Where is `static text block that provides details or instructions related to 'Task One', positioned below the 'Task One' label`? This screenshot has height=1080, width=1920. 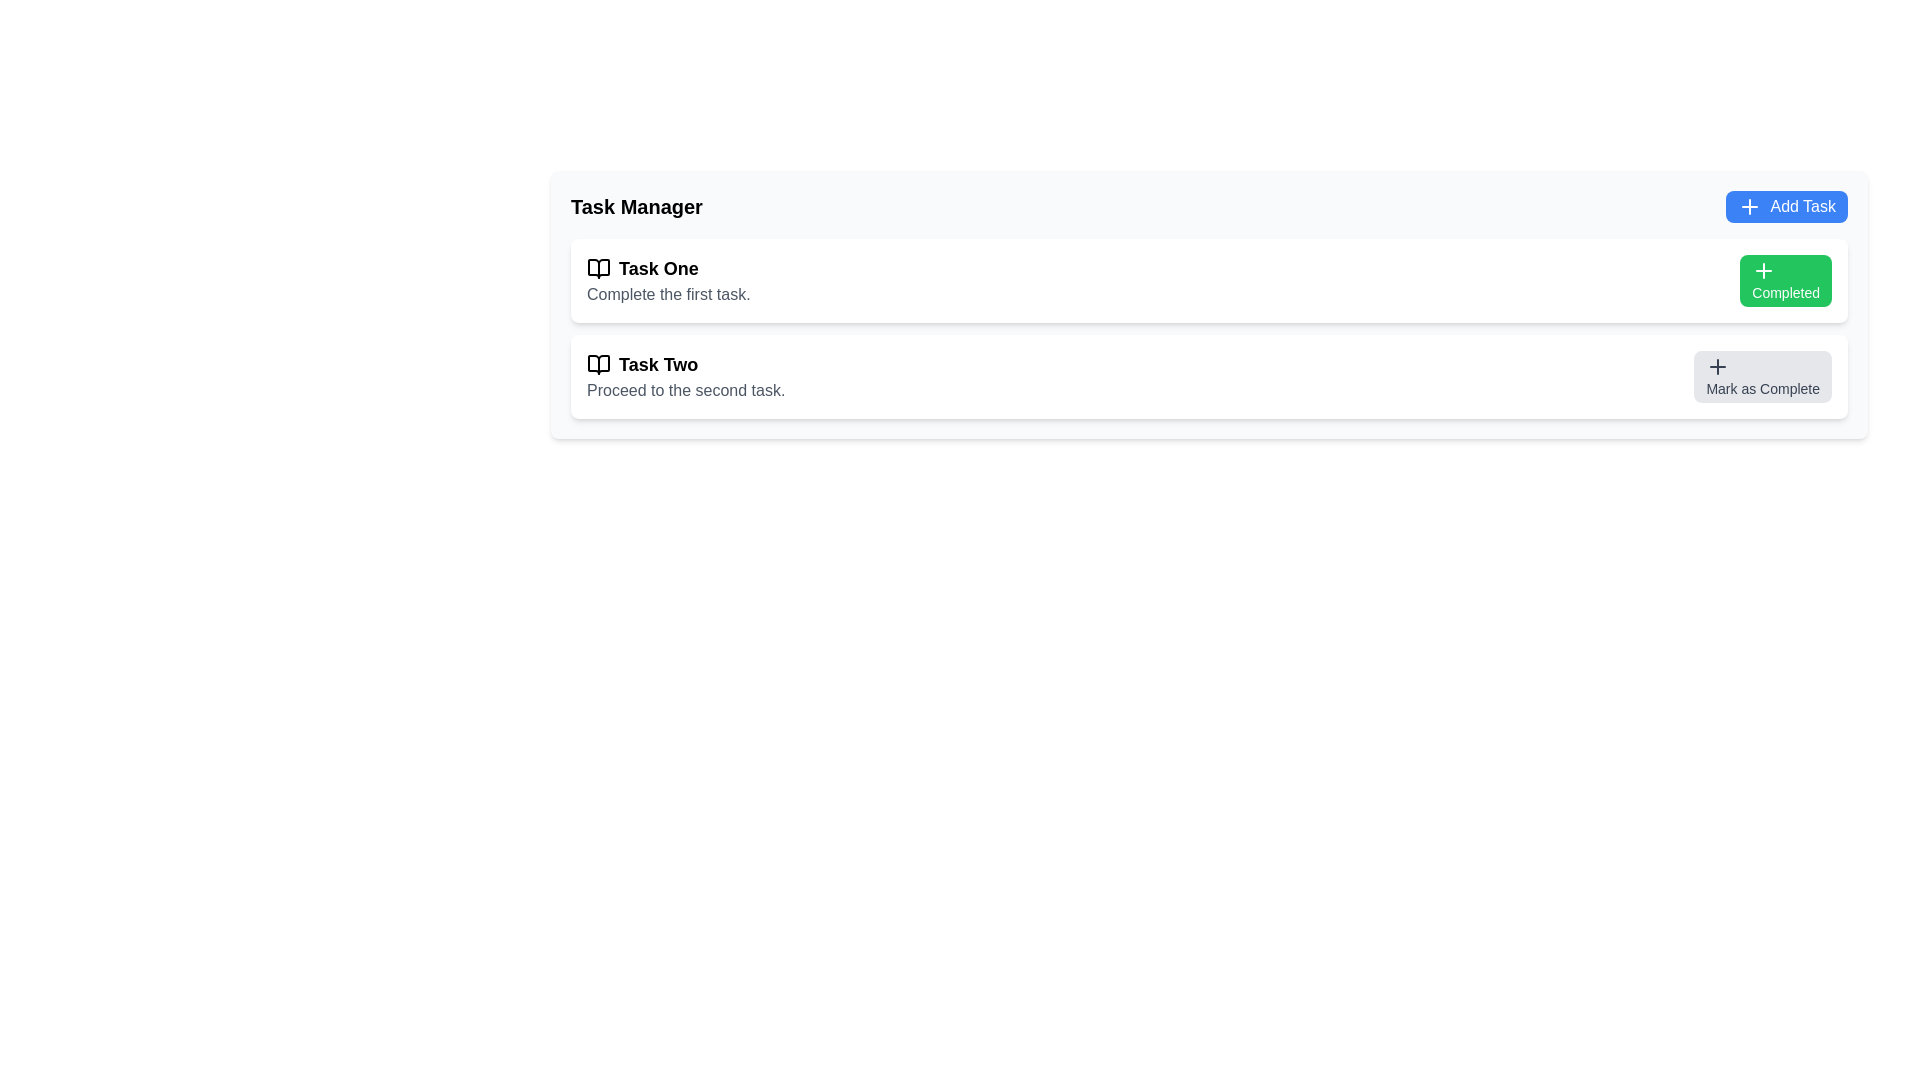 static text block that provides details or instructions related to 'Task One', positioned below the 'Task One' label is located at coordinates (668, 294).